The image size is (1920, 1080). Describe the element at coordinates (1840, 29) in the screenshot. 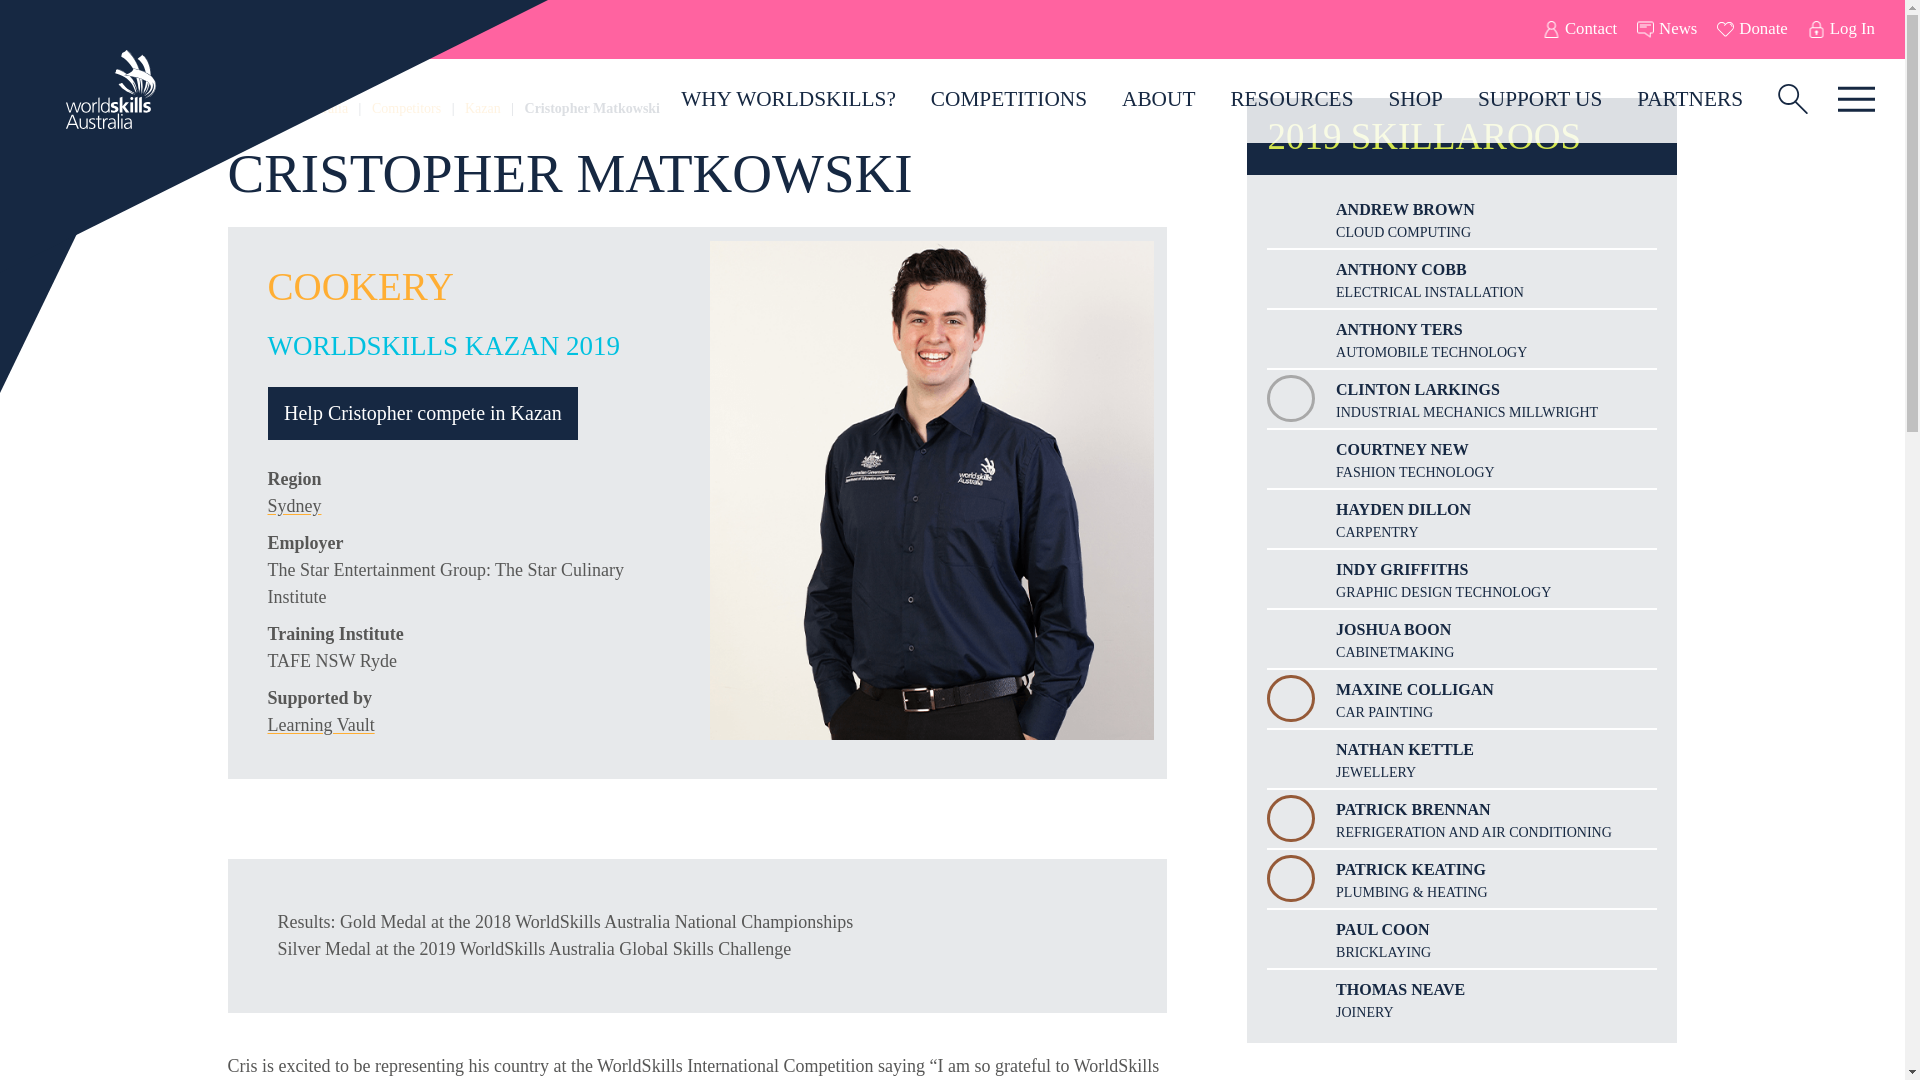

I see `'Log In'` at that location.